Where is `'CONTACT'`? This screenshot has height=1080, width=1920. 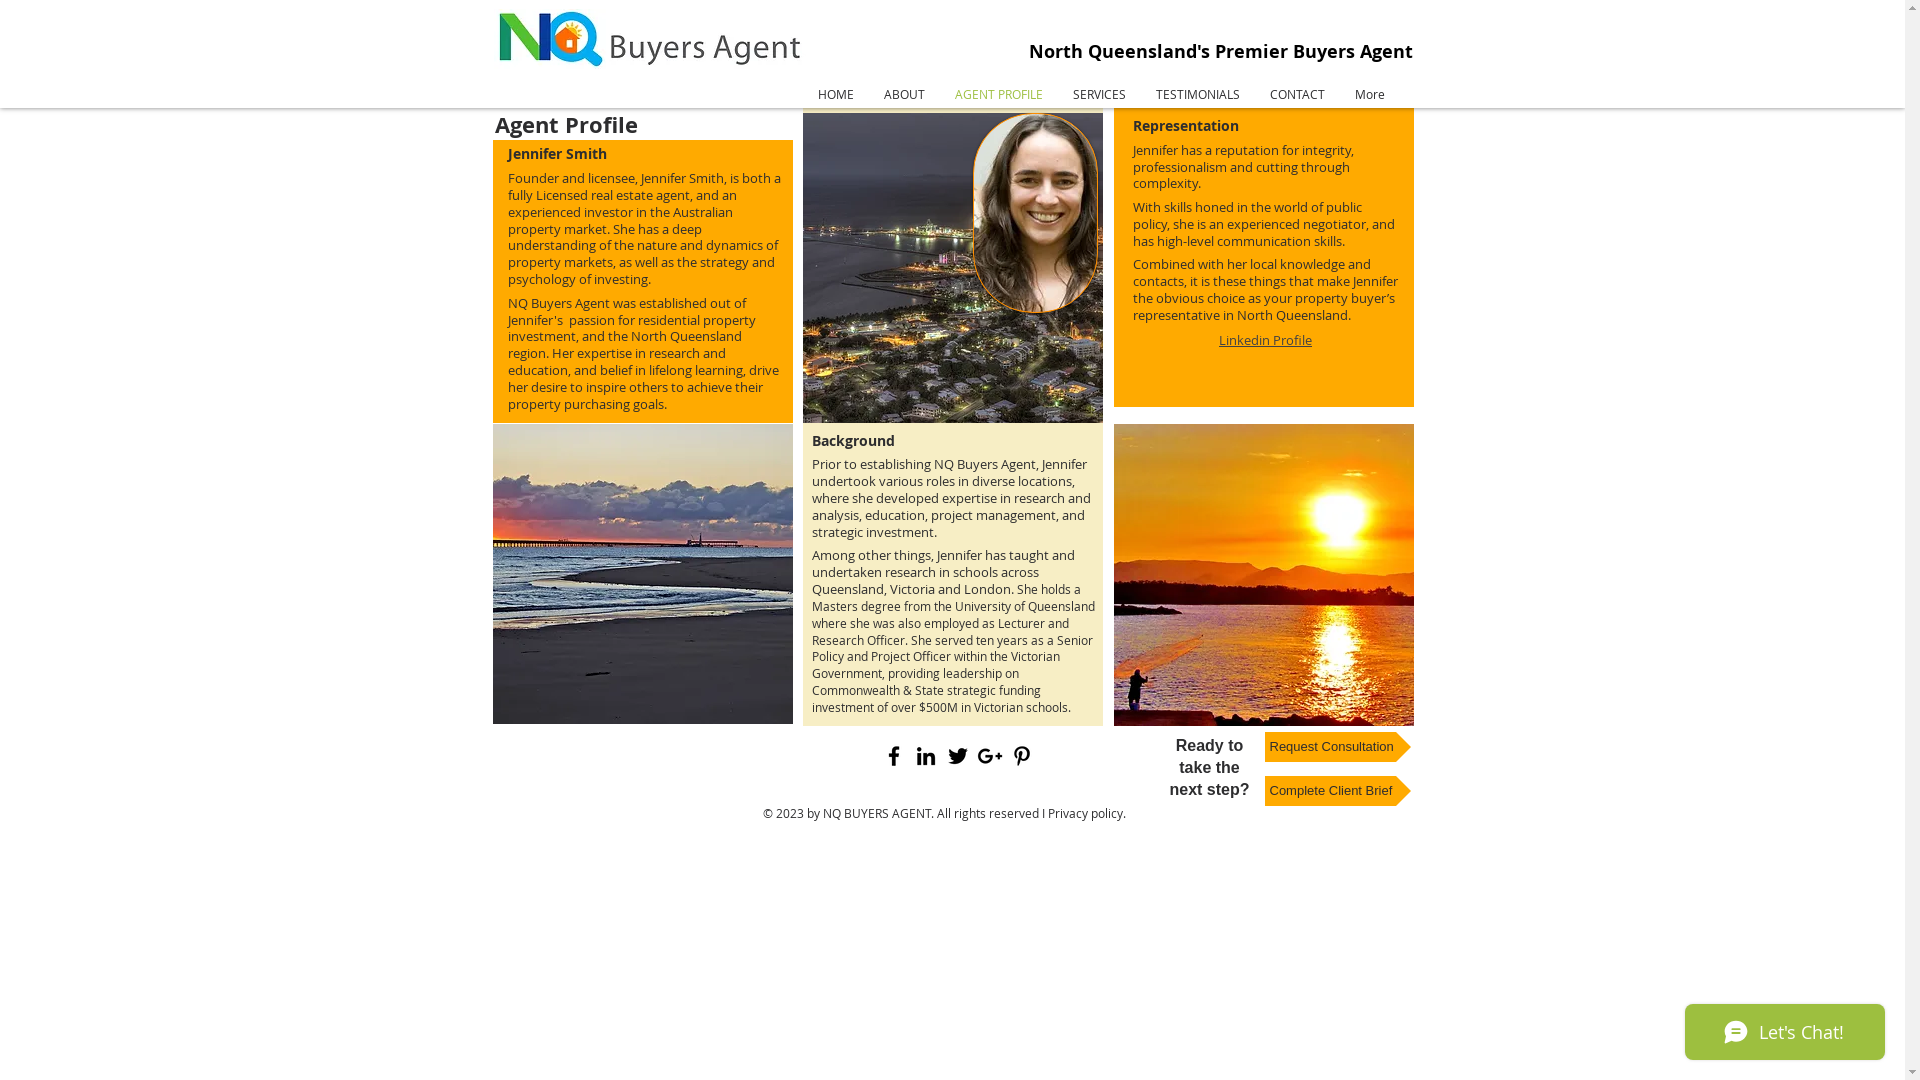 'CONTACT' is located at coordinates (1296, 93).